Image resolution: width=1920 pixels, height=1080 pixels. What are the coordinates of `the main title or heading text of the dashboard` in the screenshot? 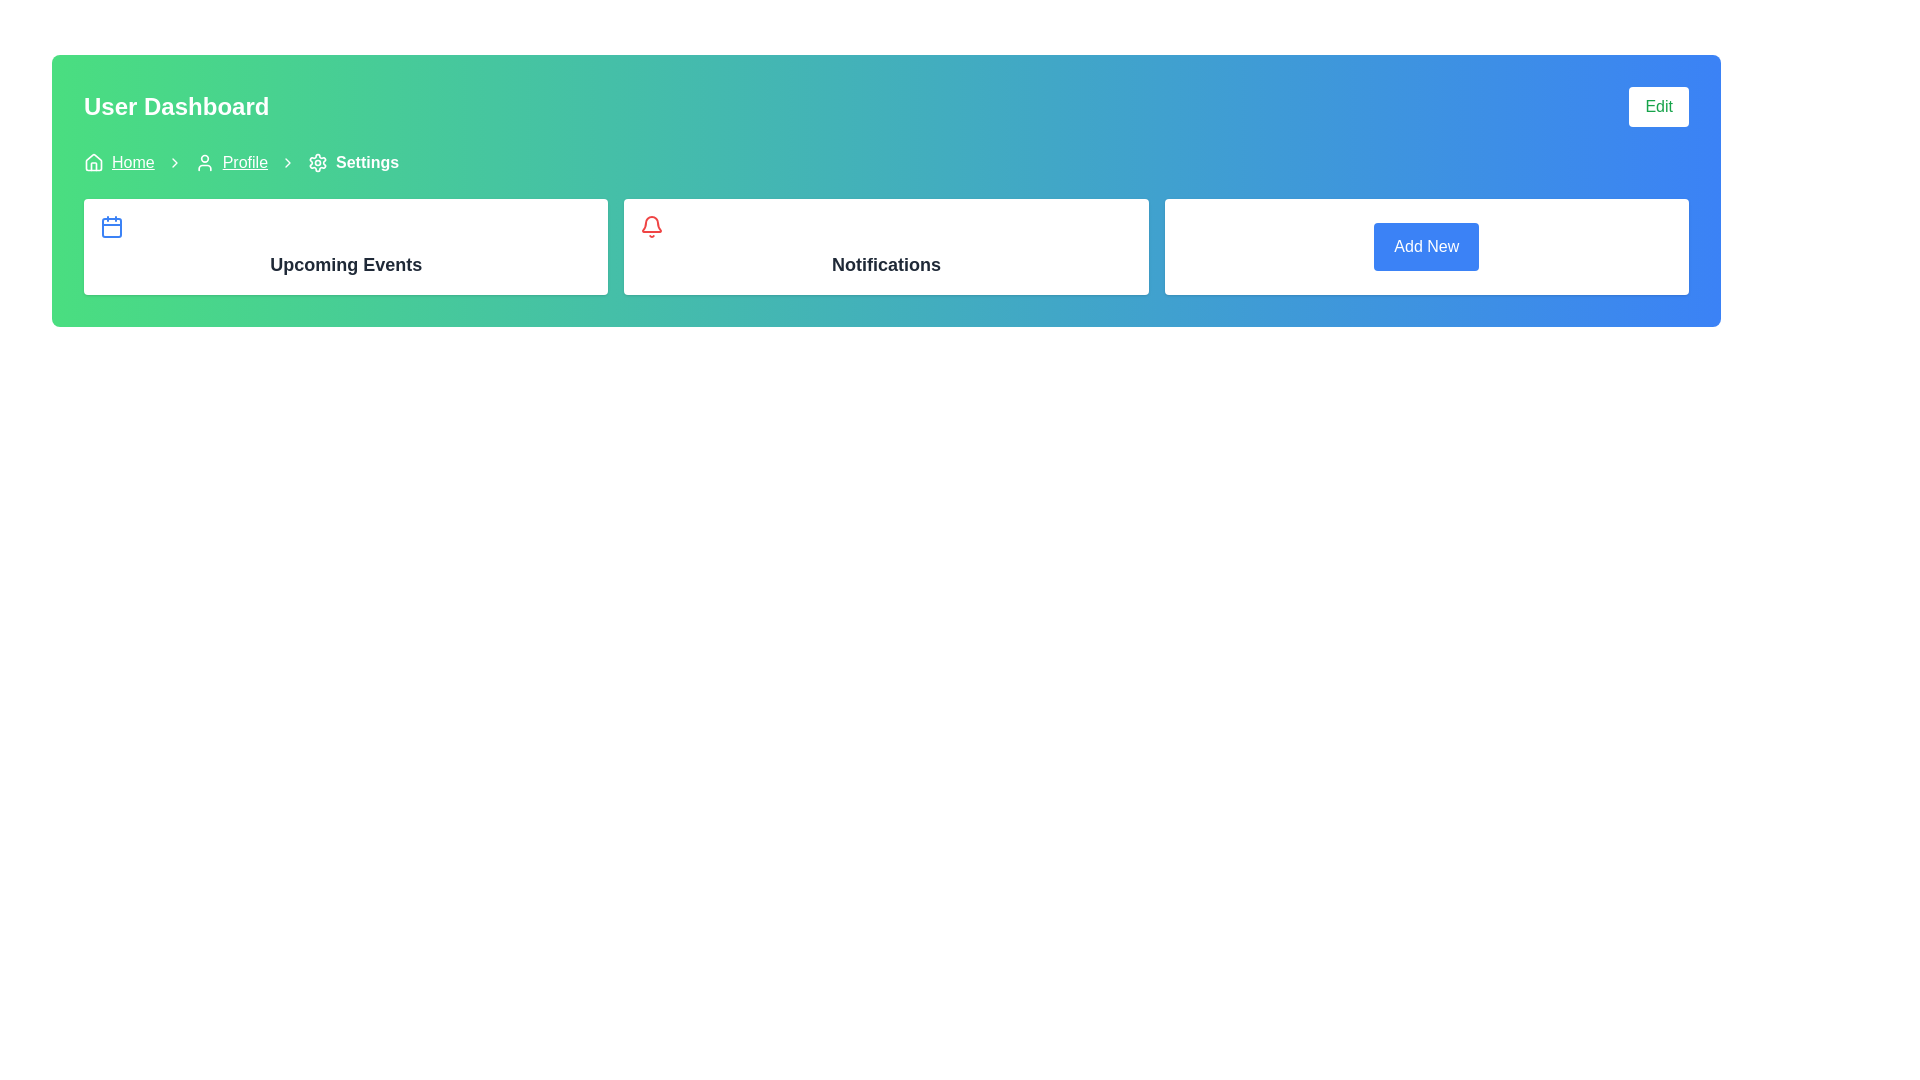 It's located at (176, 107).